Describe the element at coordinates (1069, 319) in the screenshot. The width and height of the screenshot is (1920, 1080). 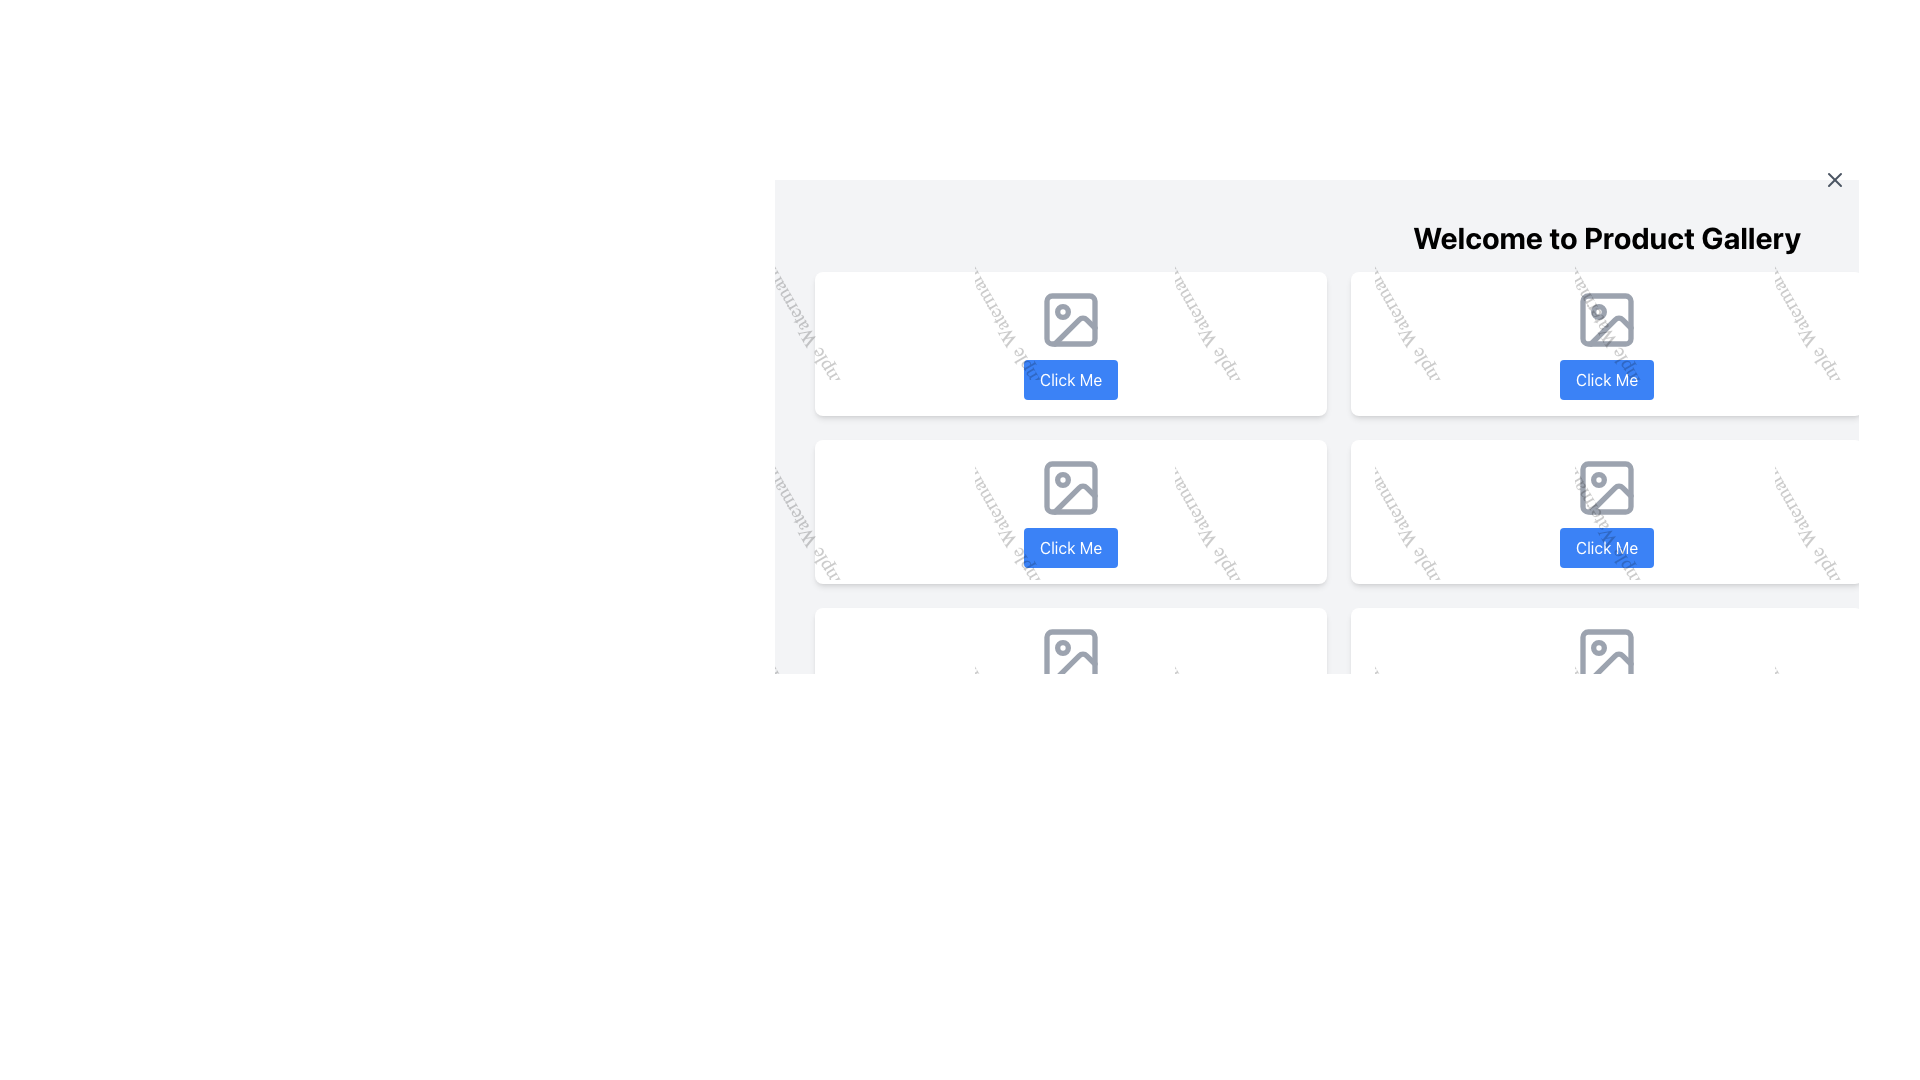
I see `the small rectangular SVG shape with rounded corners, which serves as the background graphic for an icon located in the upper left section of a grid layout` at that location.